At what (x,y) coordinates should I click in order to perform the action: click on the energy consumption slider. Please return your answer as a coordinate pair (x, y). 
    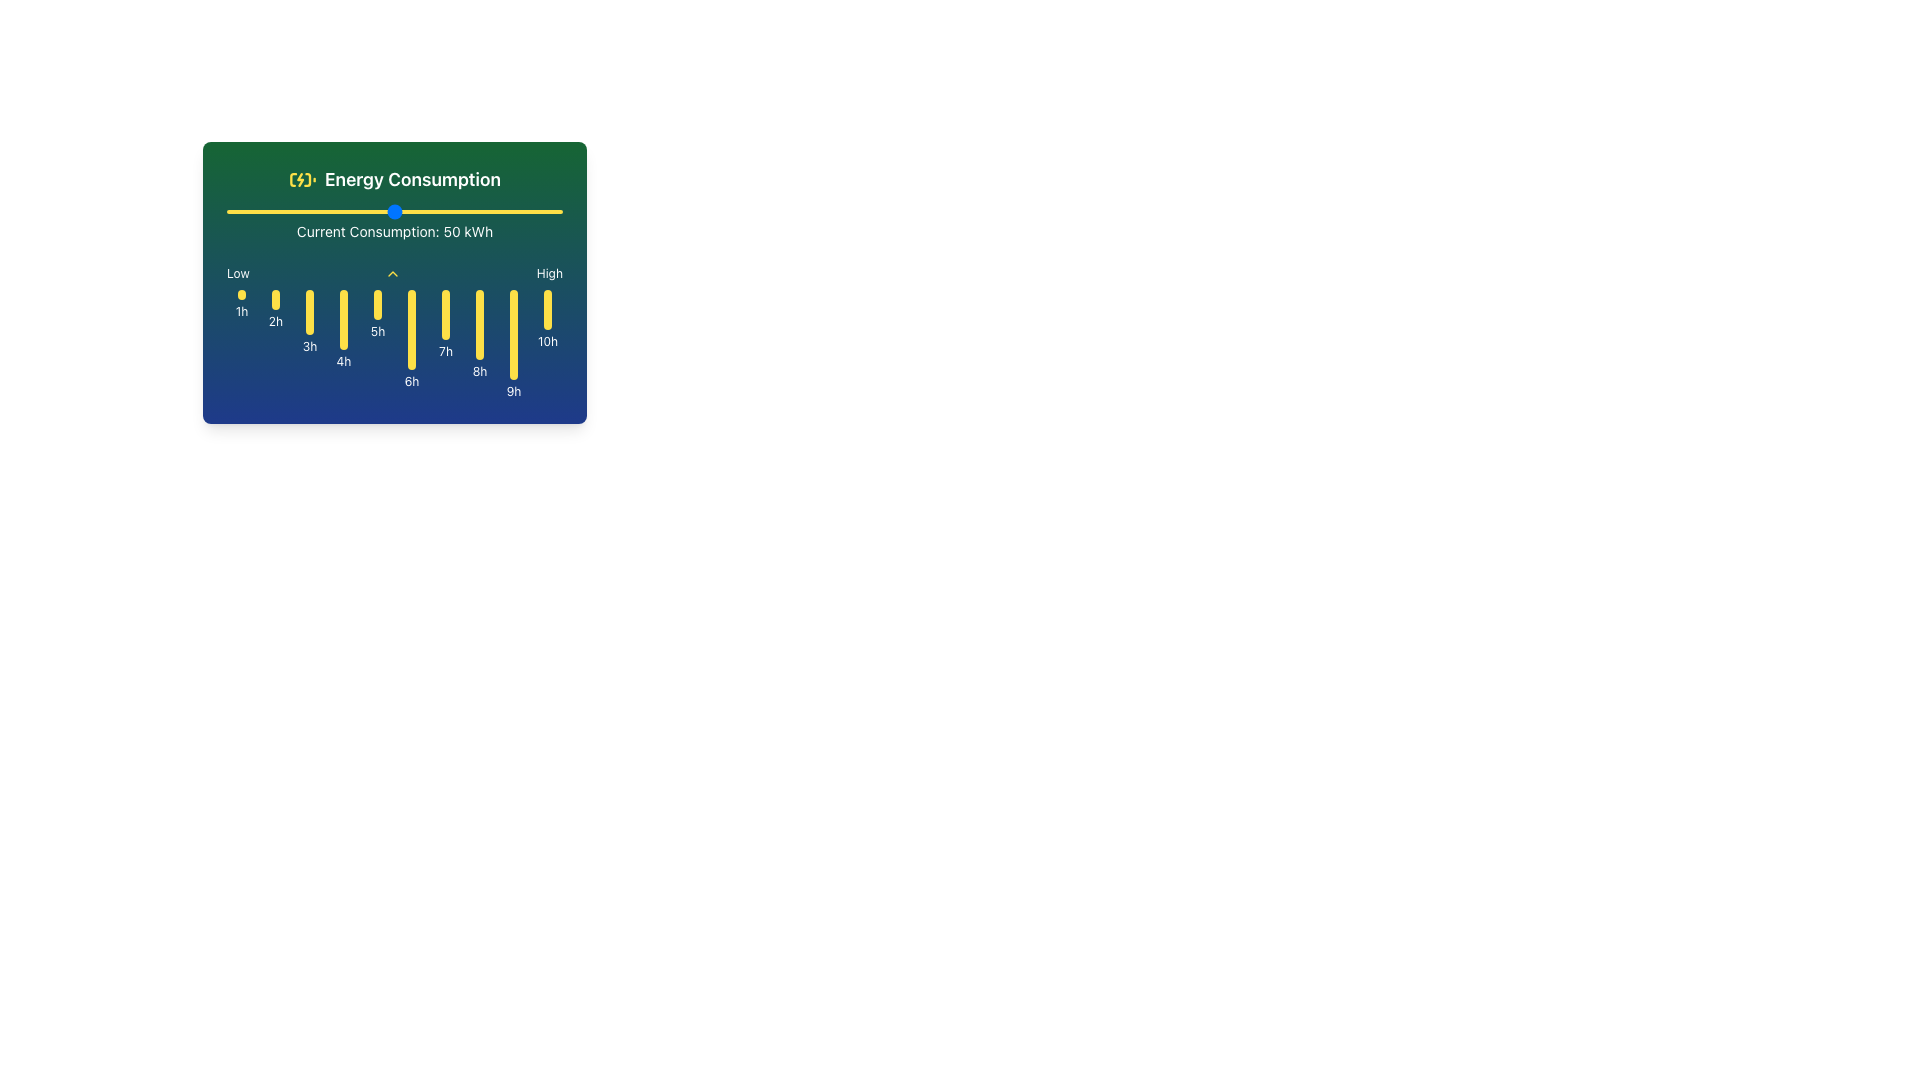
    Looking at the image, I should click on (341, 213).